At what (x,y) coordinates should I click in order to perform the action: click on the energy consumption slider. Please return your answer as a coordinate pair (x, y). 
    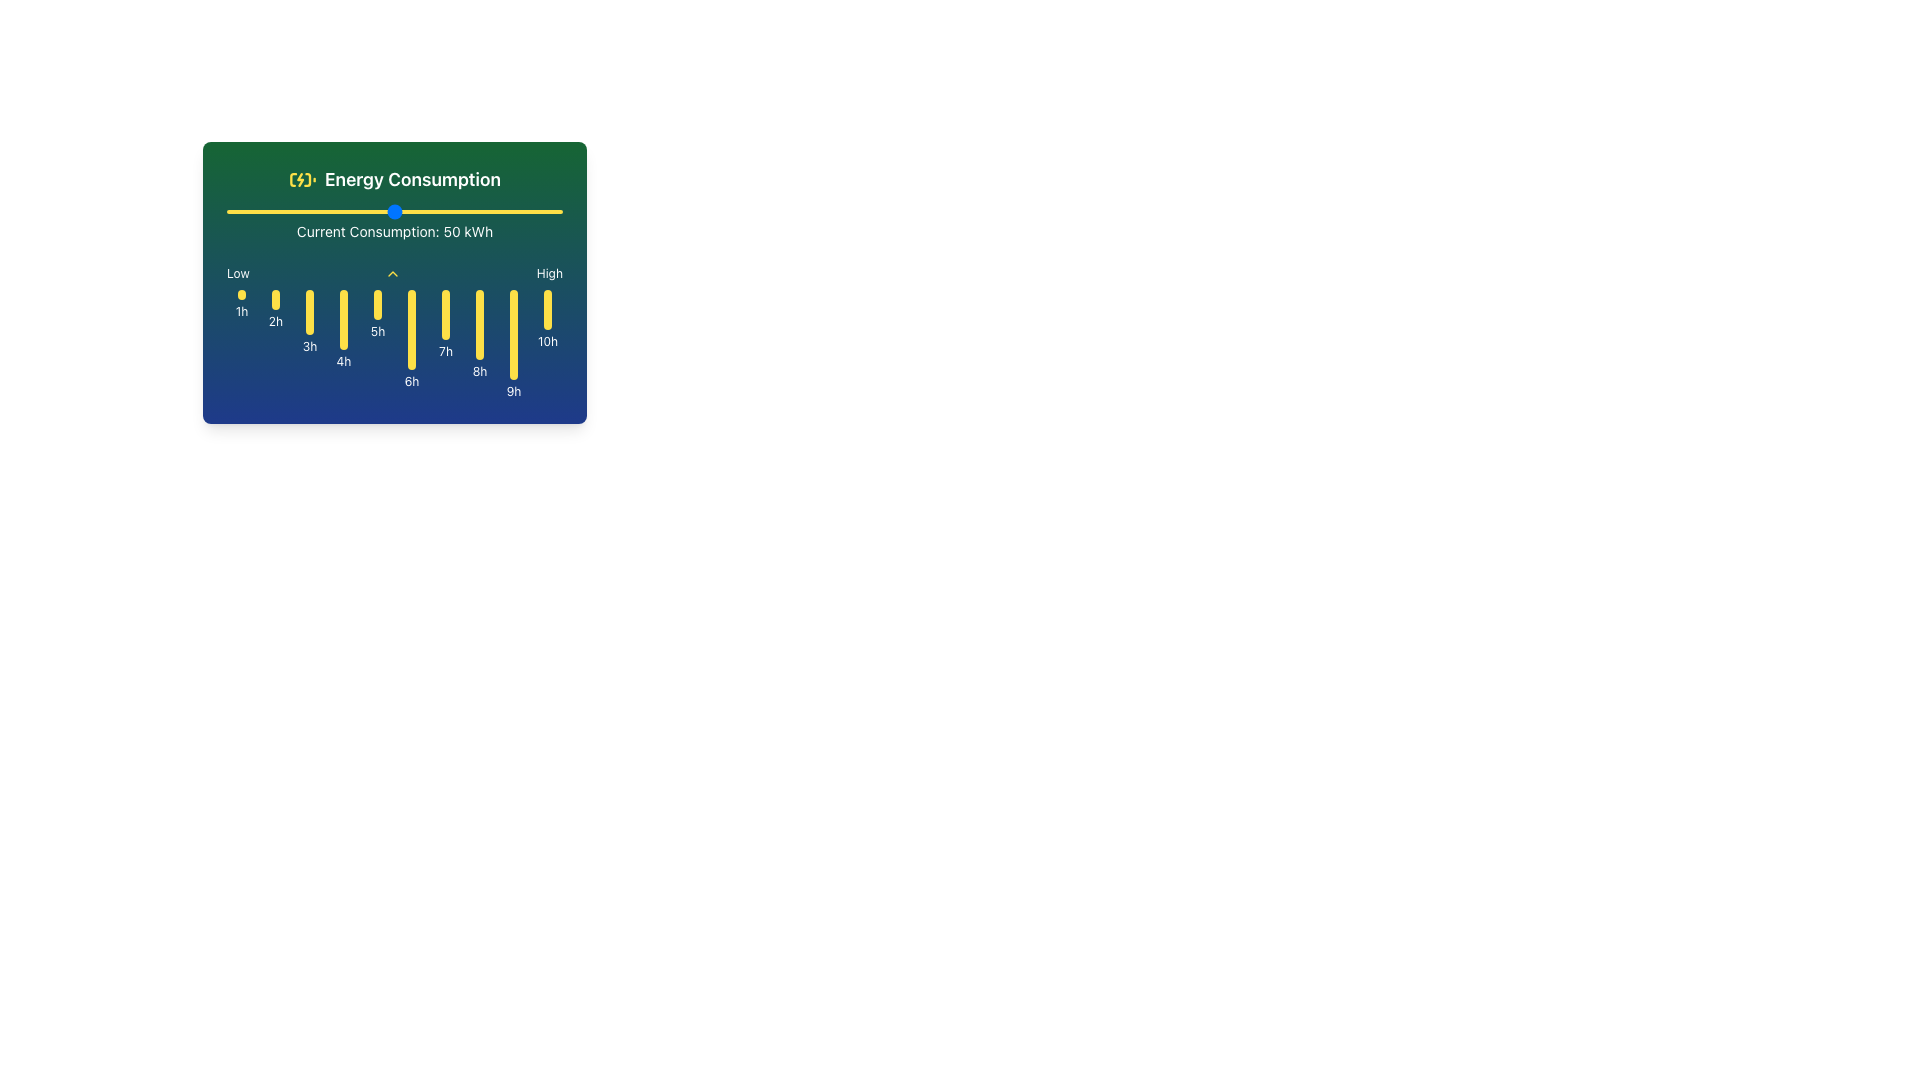
    Looking at the image, I should click on (341, 213).